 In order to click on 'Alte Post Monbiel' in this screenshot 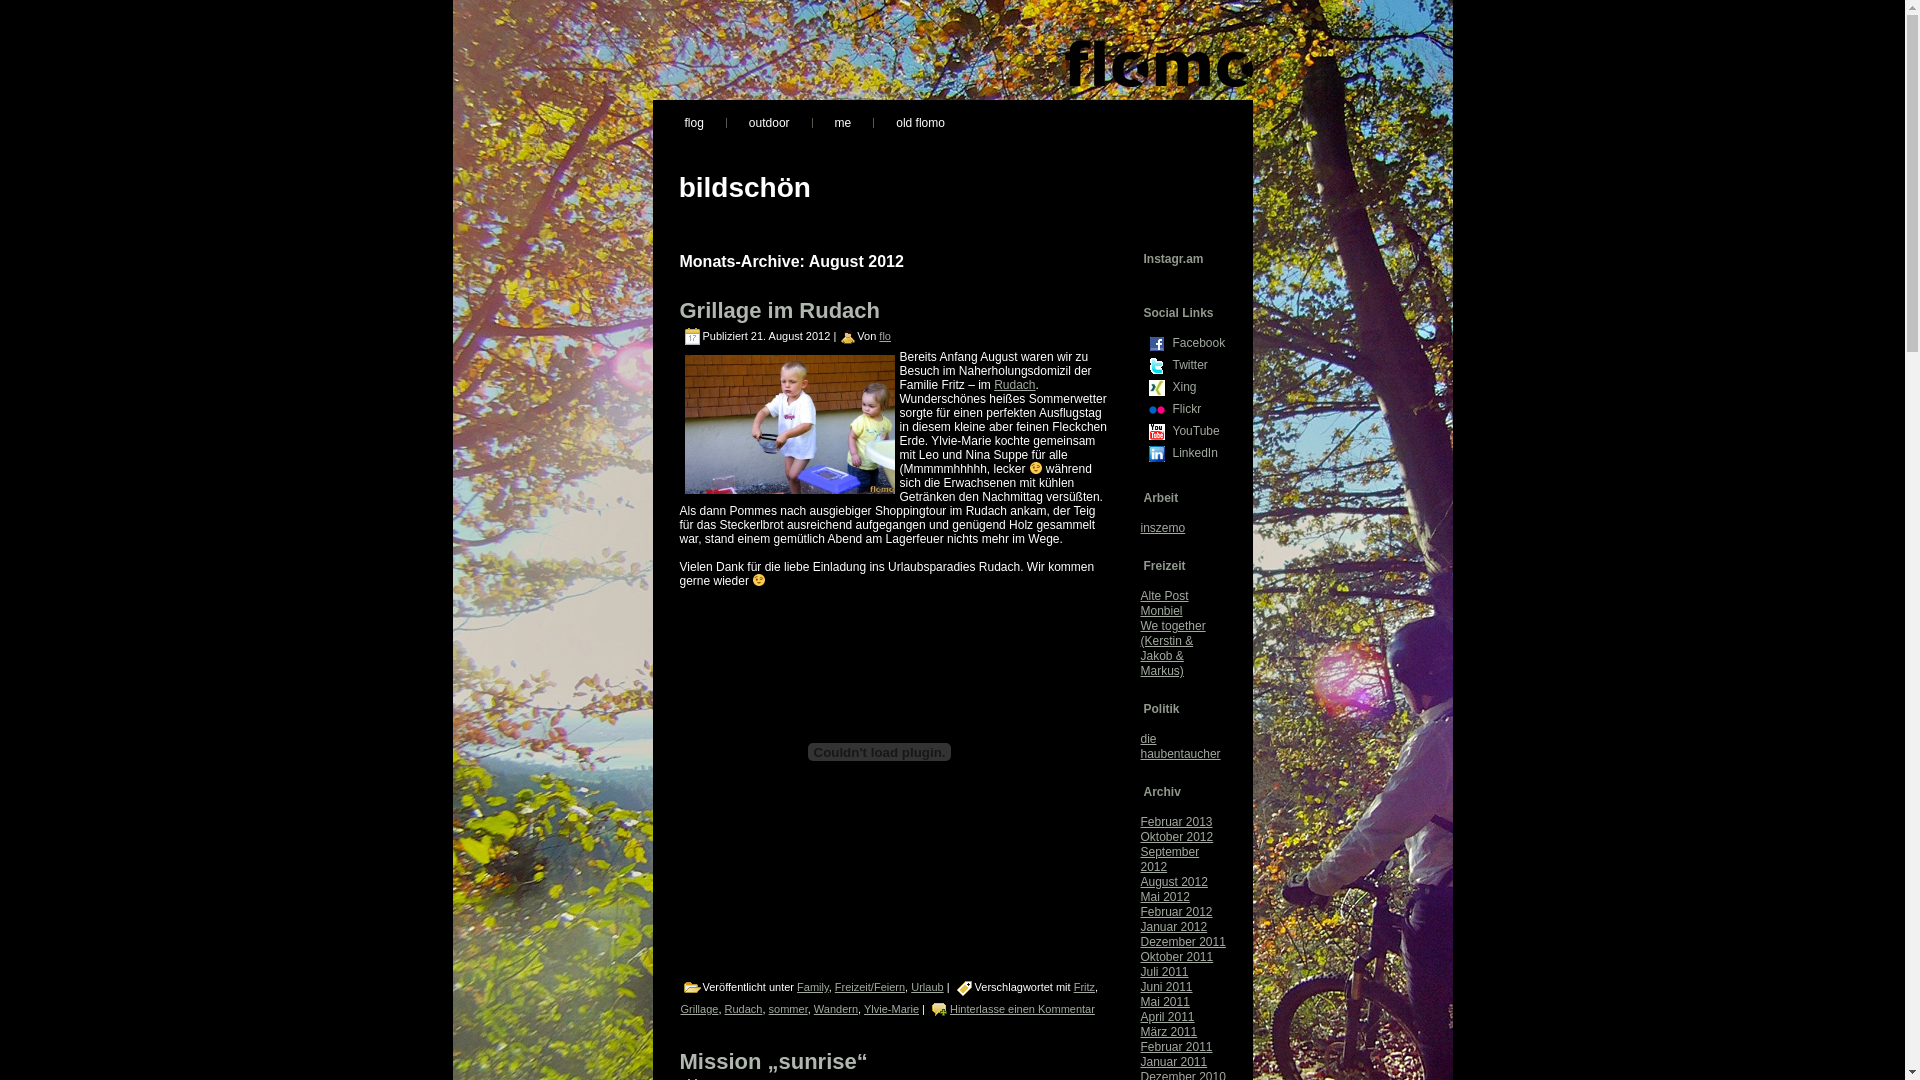, I will do `click(1163, 602)`.